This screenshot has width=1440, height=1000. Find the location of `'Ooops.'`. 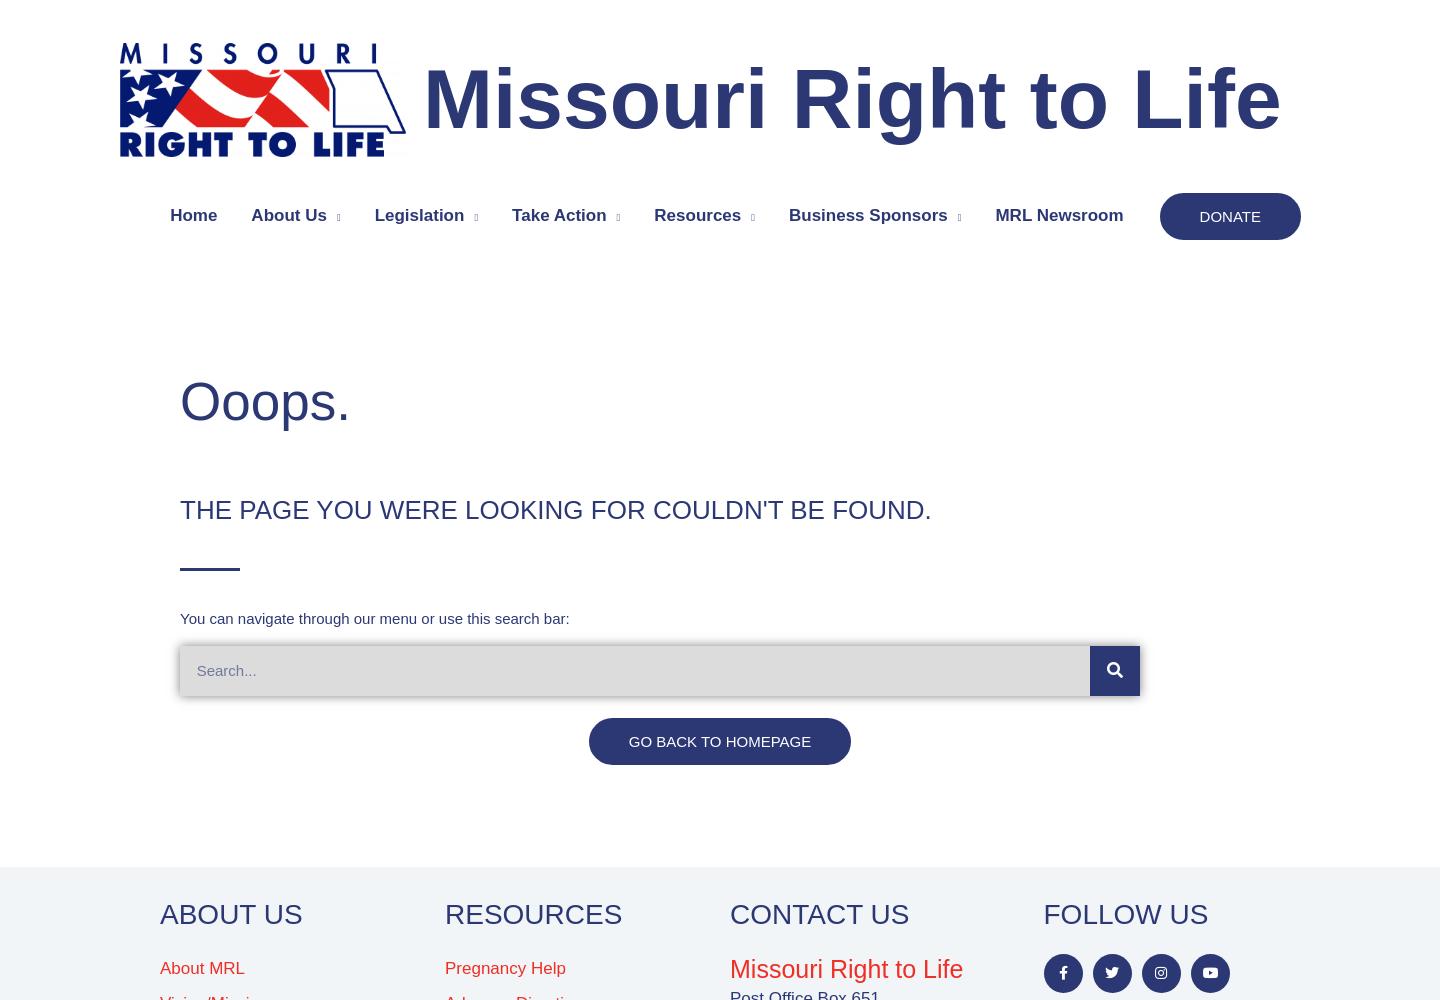

'Ooops.' is located at coordinates (263, 401).